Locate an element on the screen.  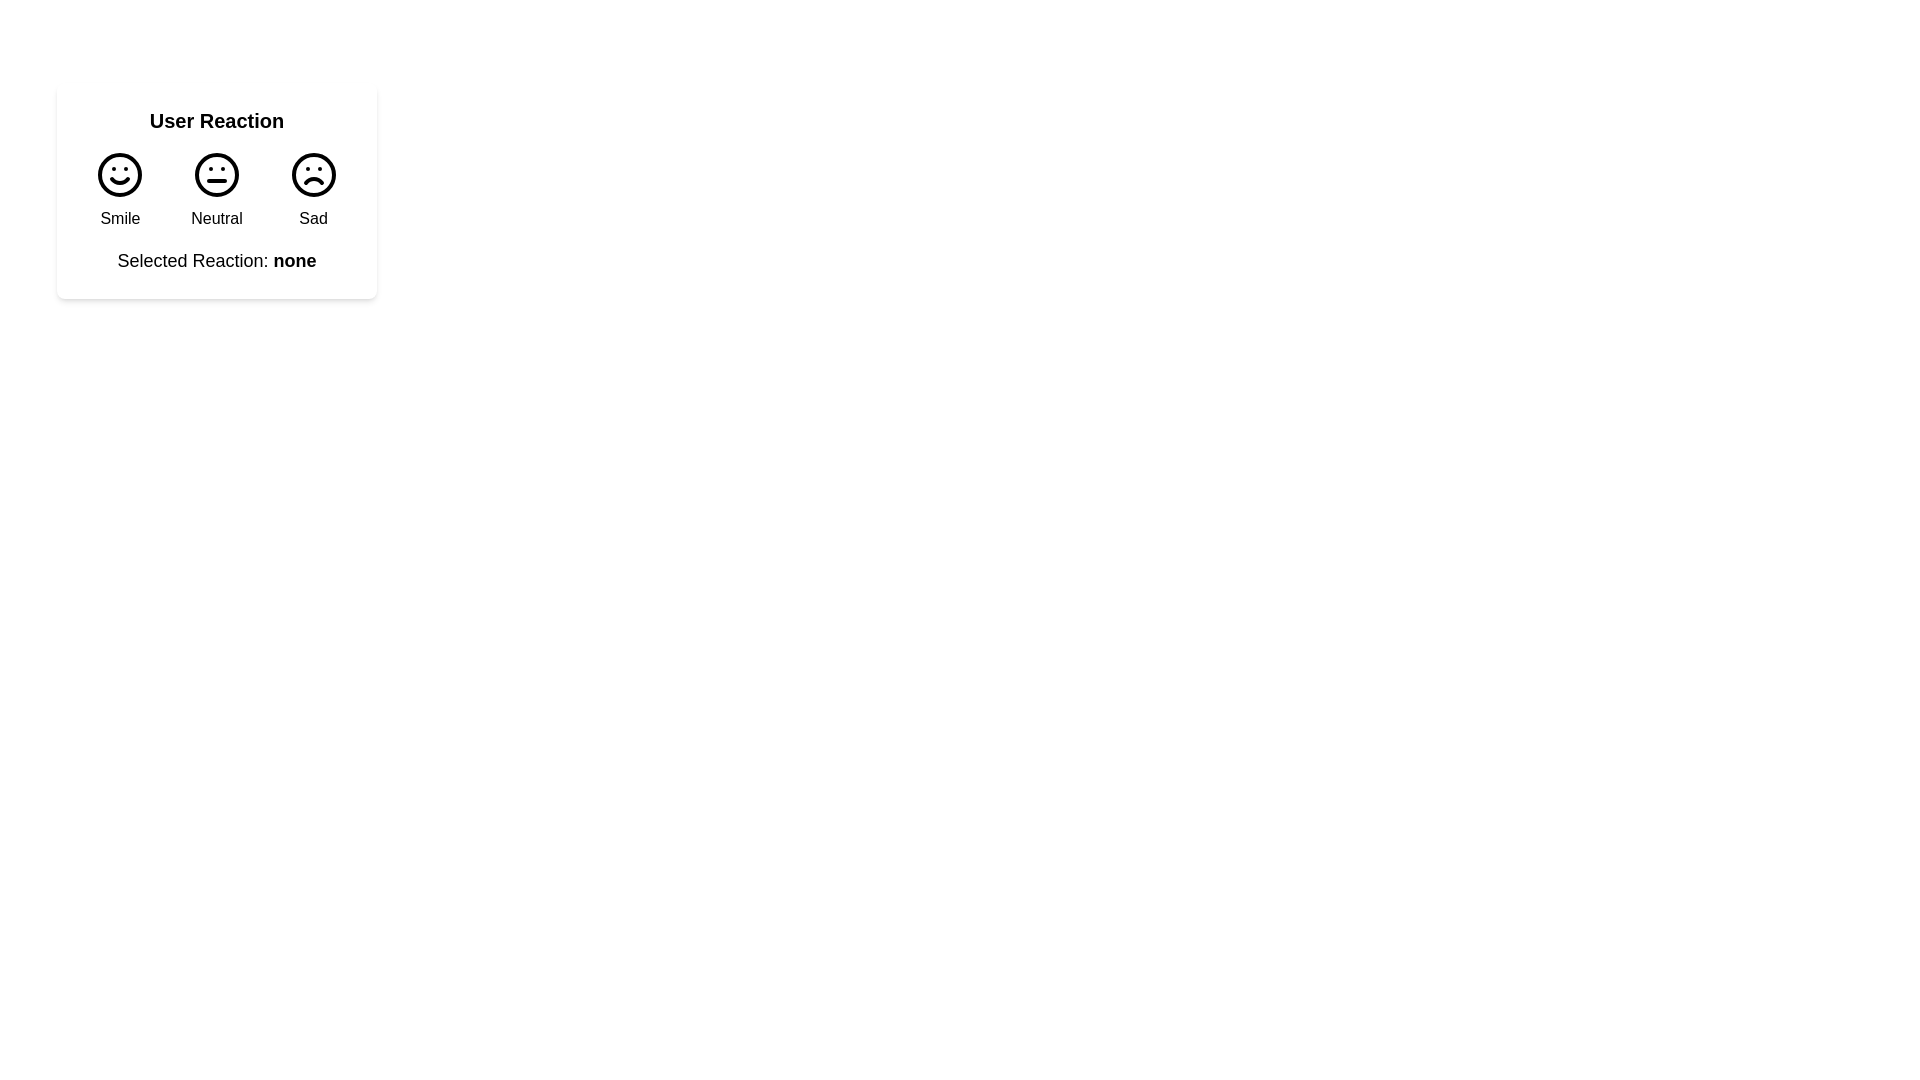
the Text Label indicating the selected user reaction, which displays the phrase 'Selected Reaction: none' with 'none' being bolded on the right side is located at coordinates (294, 260).